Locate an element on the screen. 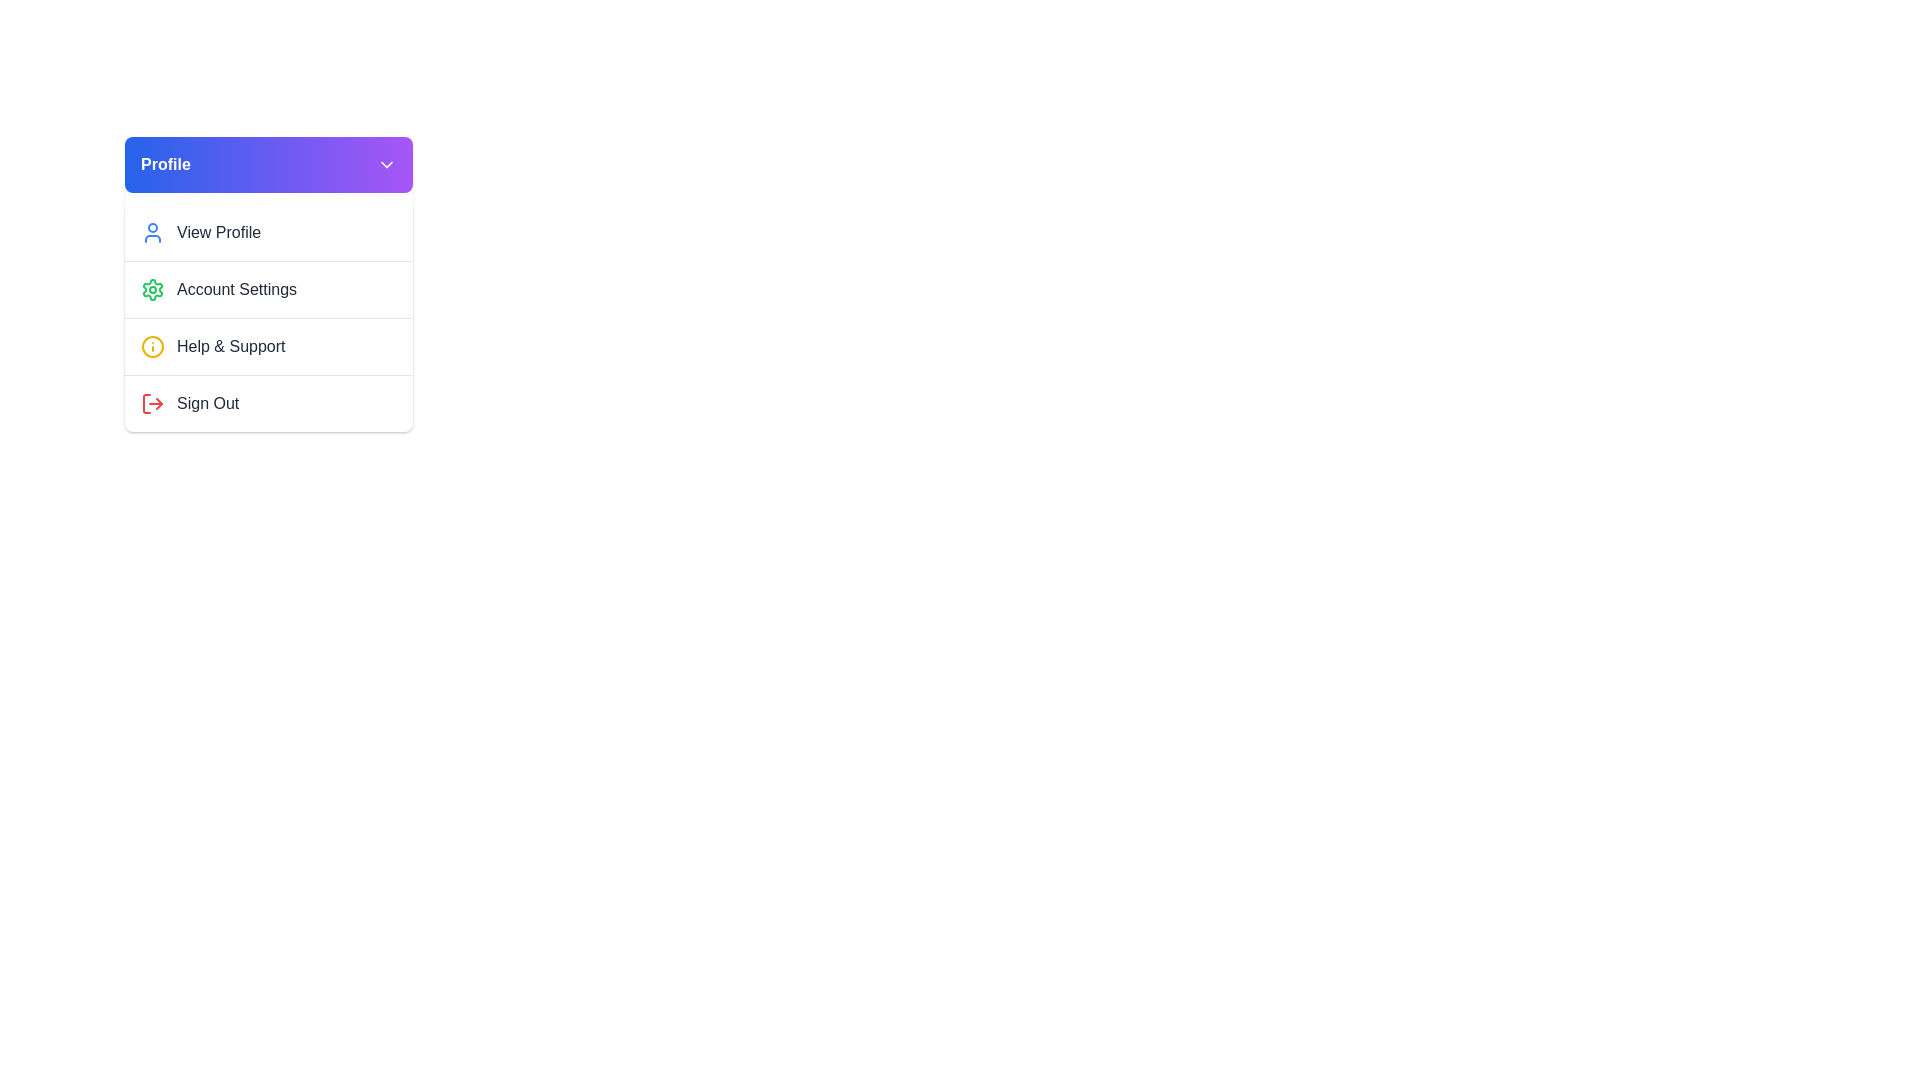 The image size is (1920, 1080). the red log-out icon located to the left of the 'Sign Out' text in the dropdown menu under the 'Profile' section is located at coordinates (152, 404).